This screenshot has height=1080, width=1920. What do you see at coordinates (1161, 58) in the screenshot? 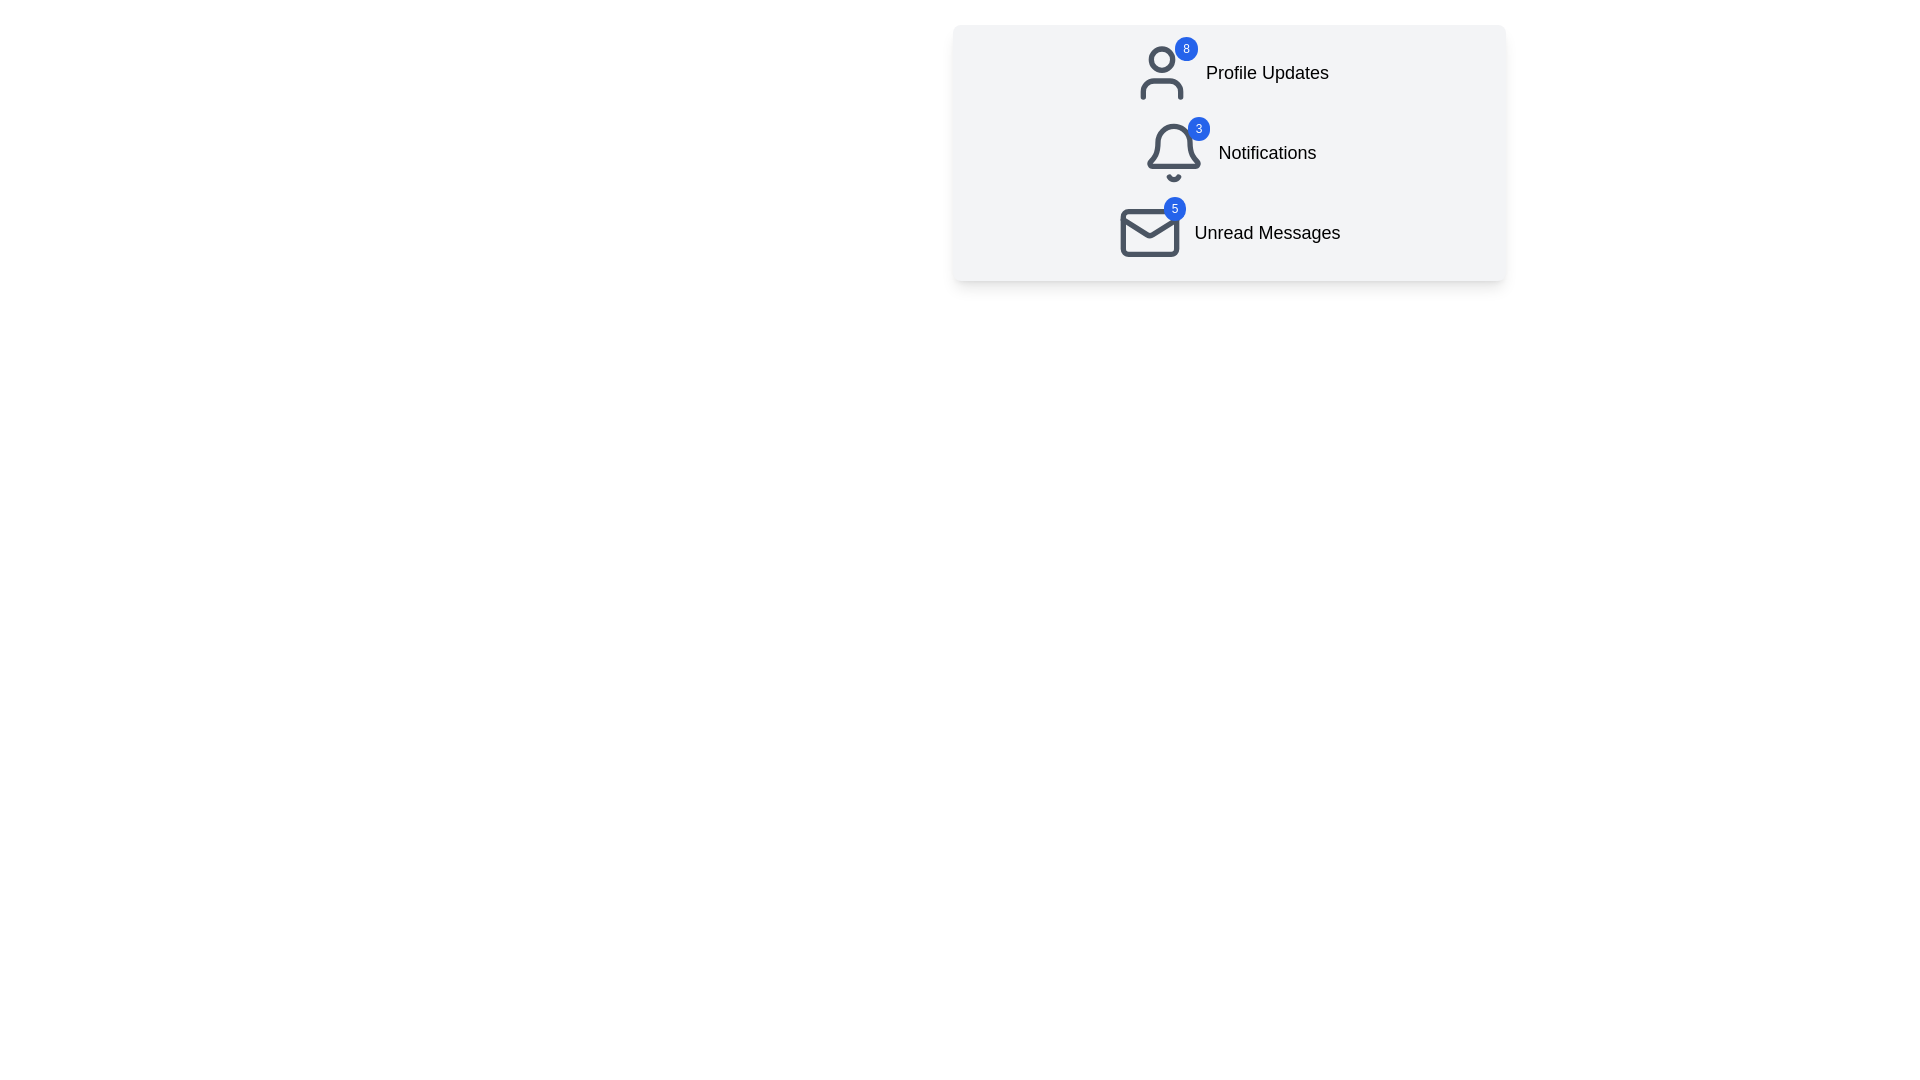
I see `the notification badge located at the top area of the user avatar icon, which serves as a visual indicator for status` at bounding box center [1161, 58].